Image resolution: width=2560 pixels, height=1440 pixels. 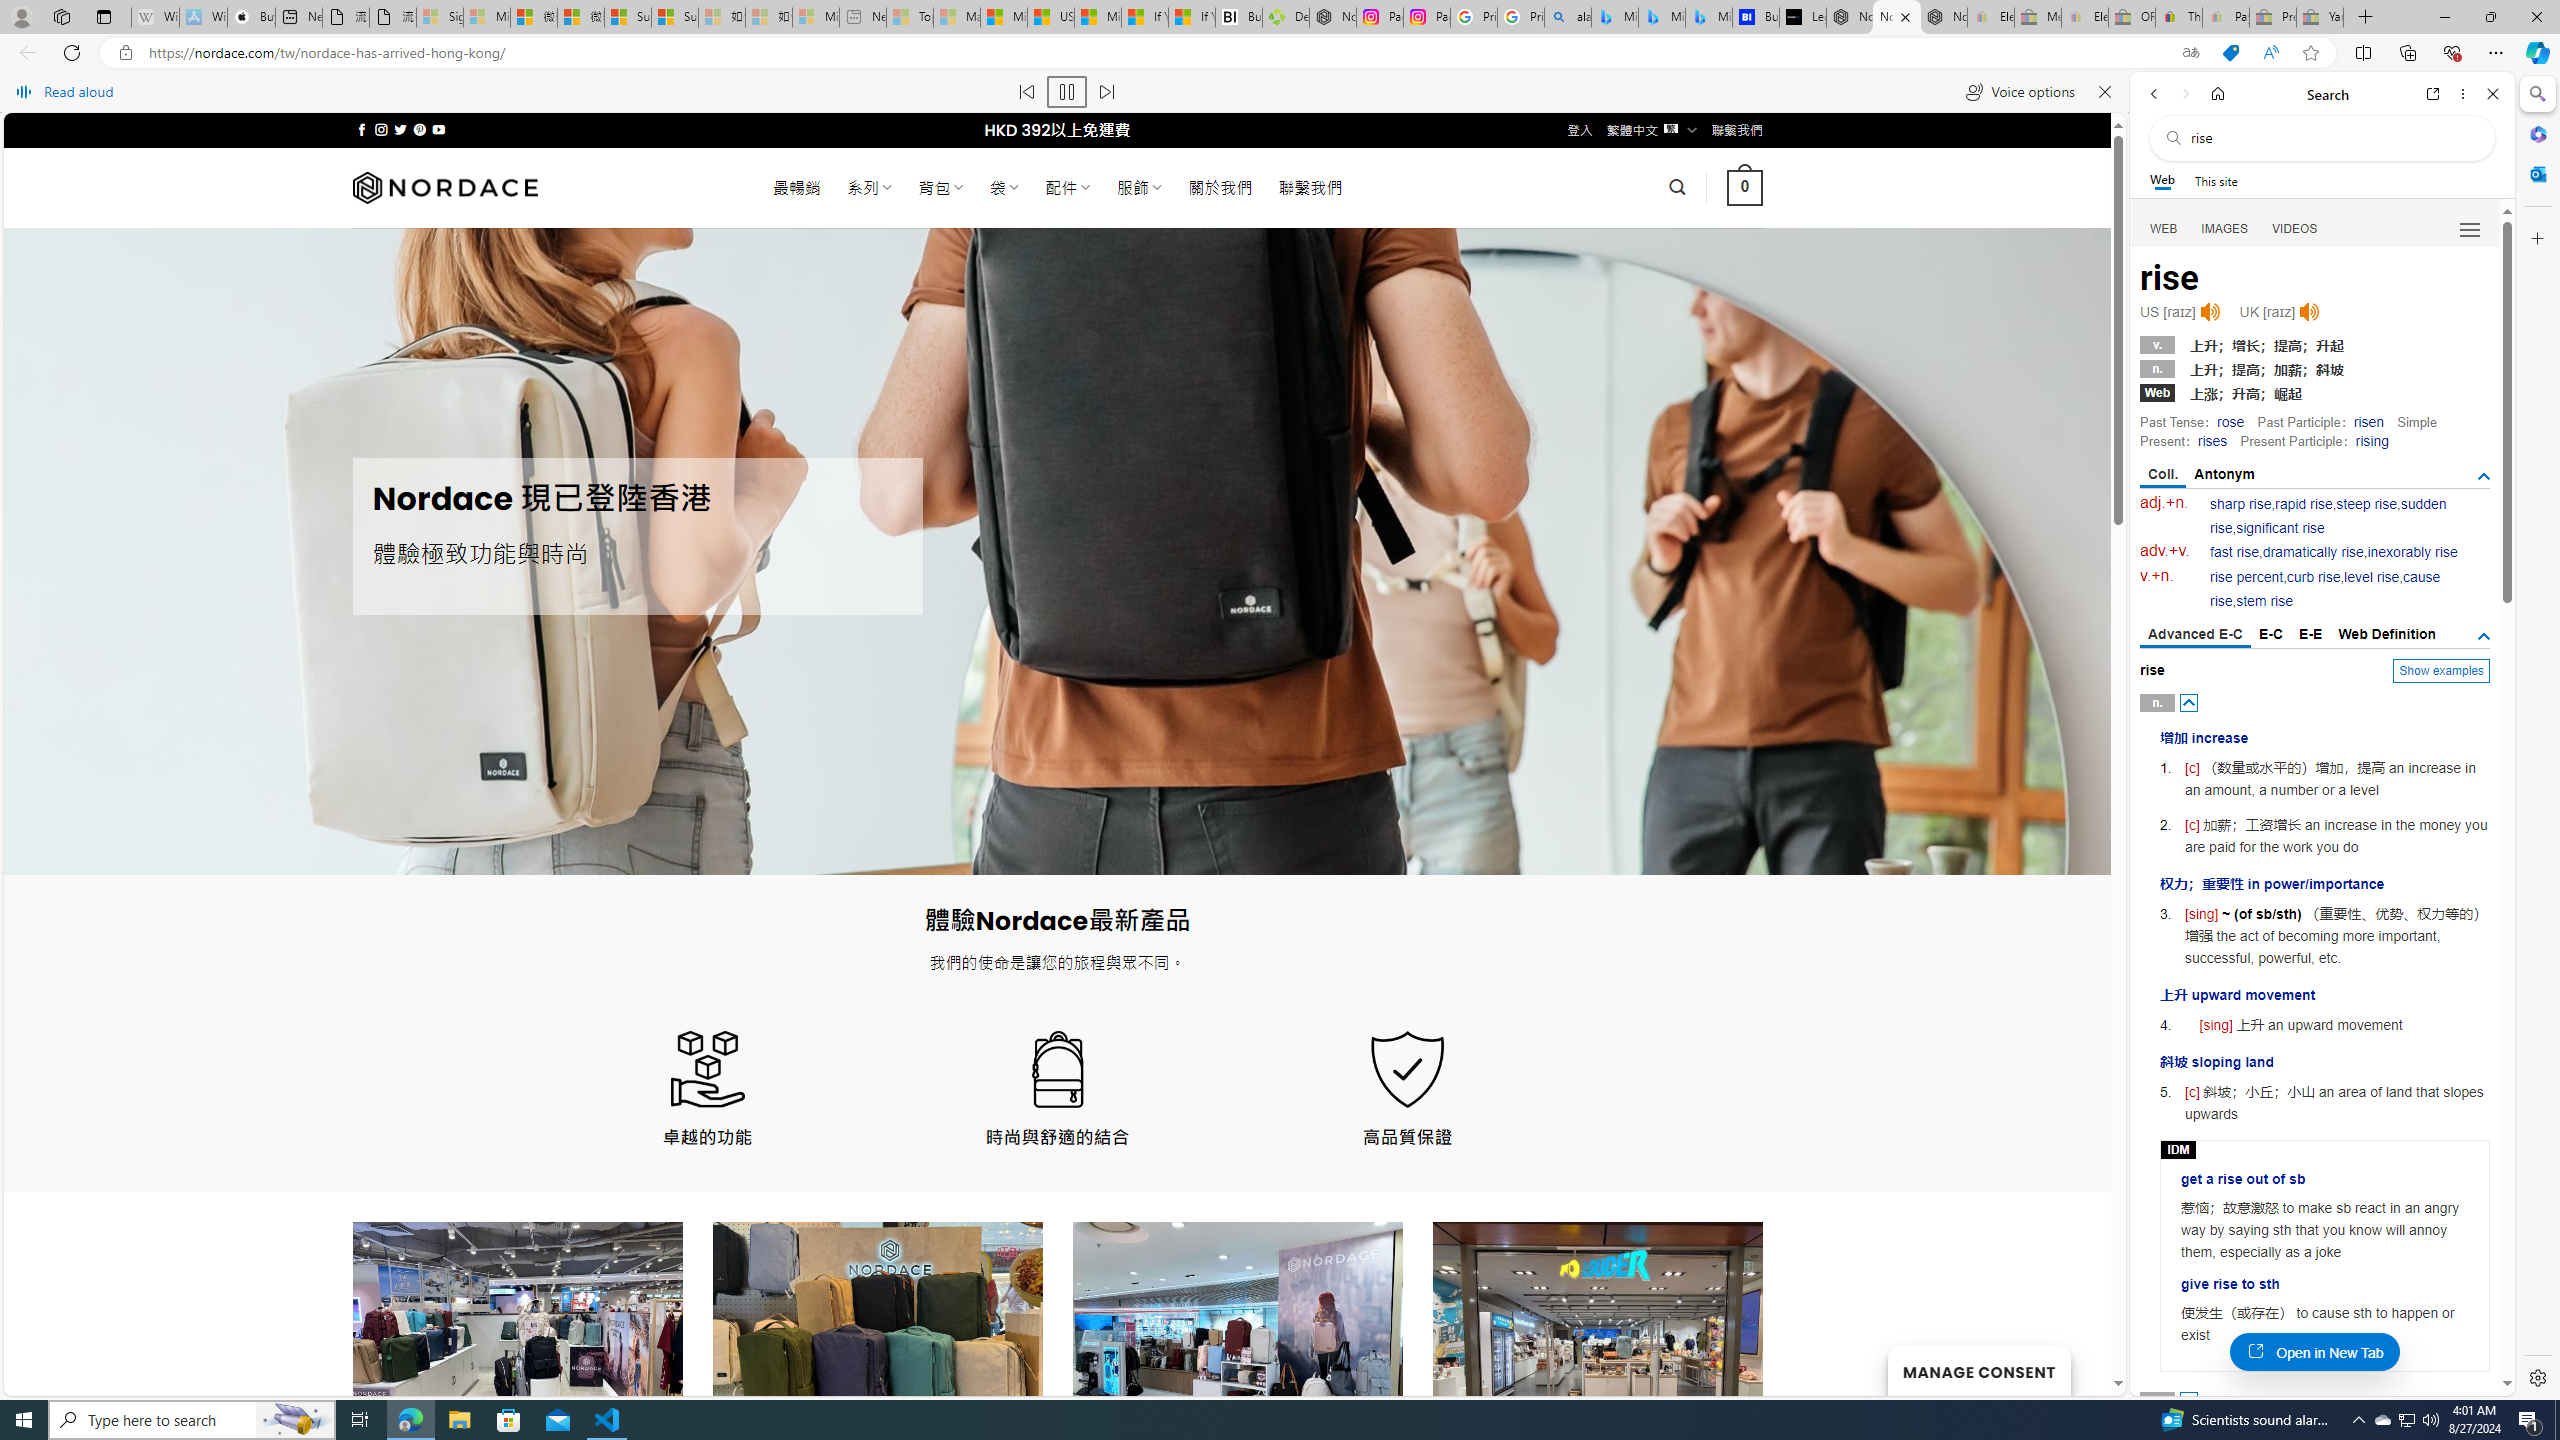 What do you see at coordinates (2271, 16) in the screenshot?
I see `'Press Room - eBay Inc. - Sleeping'` at bounding box center [2271, 16].